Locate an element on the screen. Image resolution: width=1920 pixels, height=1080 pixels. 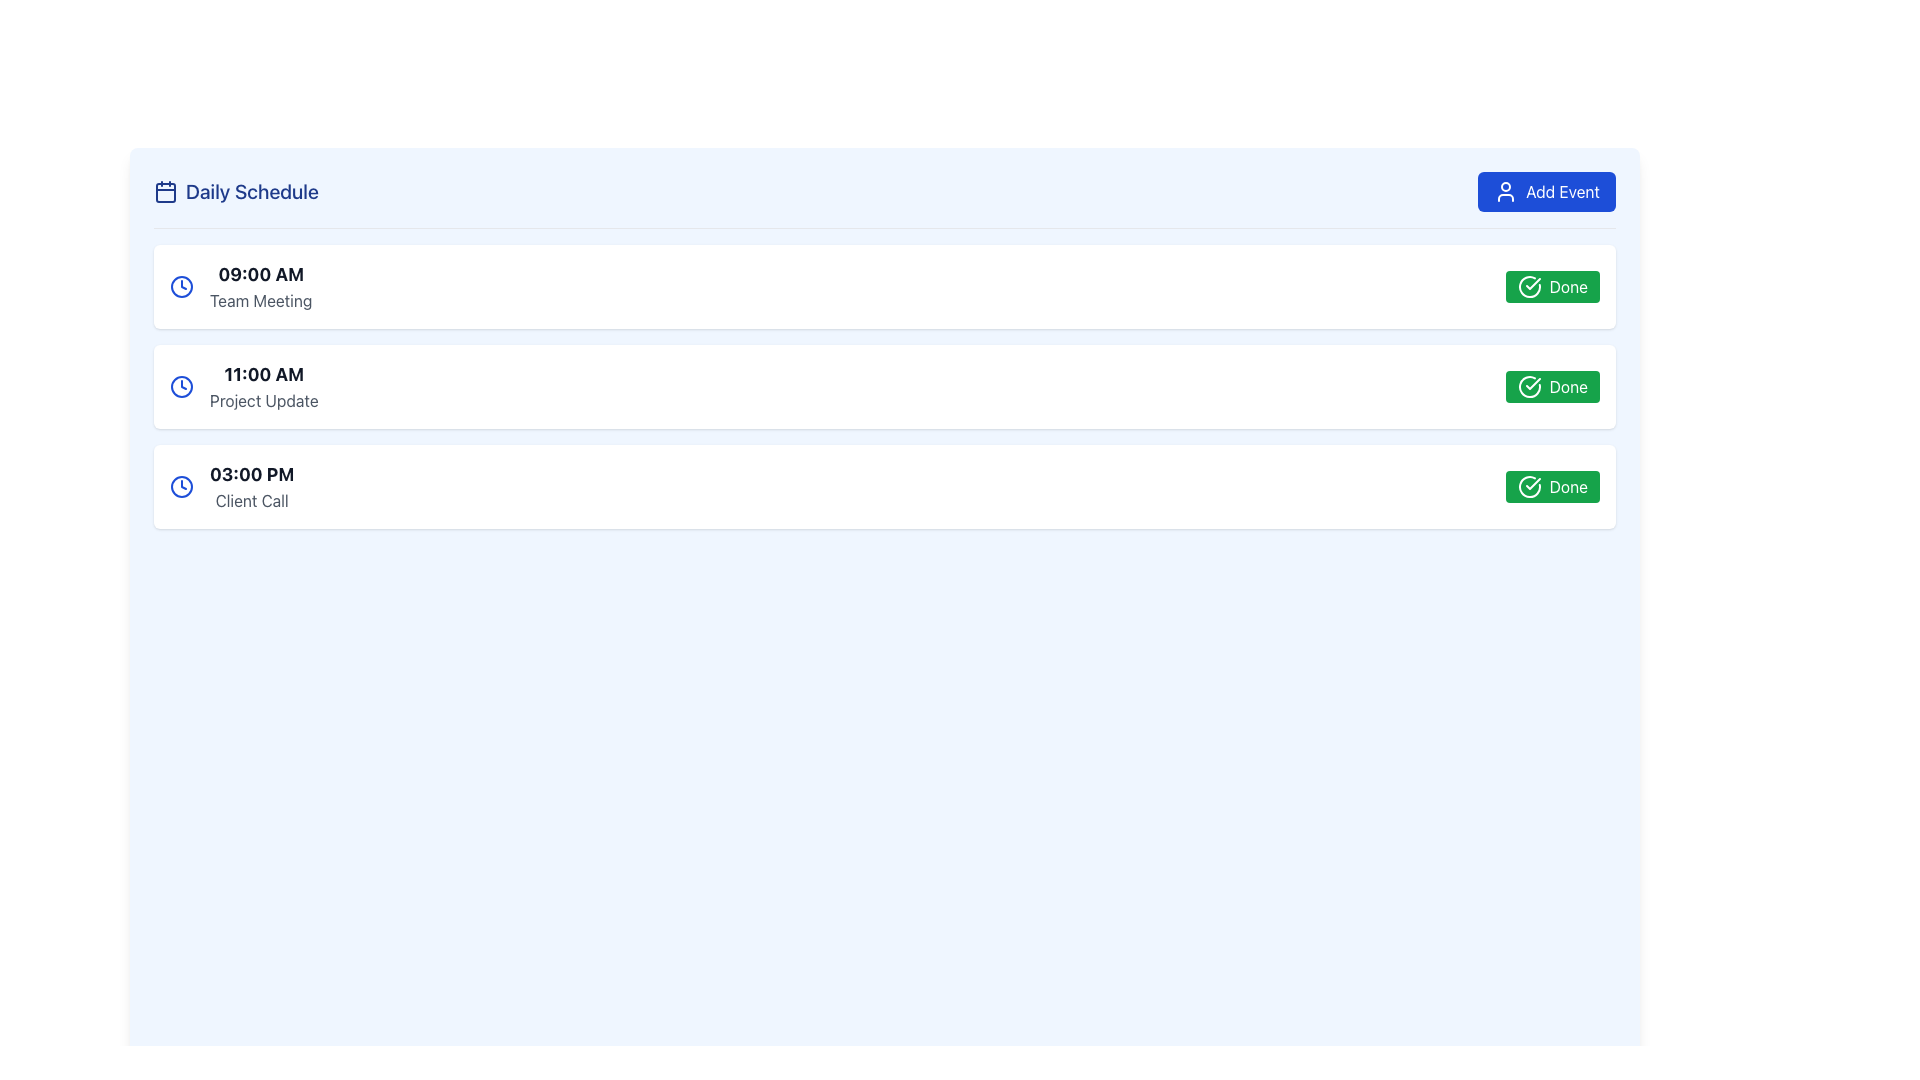
the visual indicator icon for the time located to the left of the '11:00 AM' label in the schedule interface is located at coordinates (182, 386).